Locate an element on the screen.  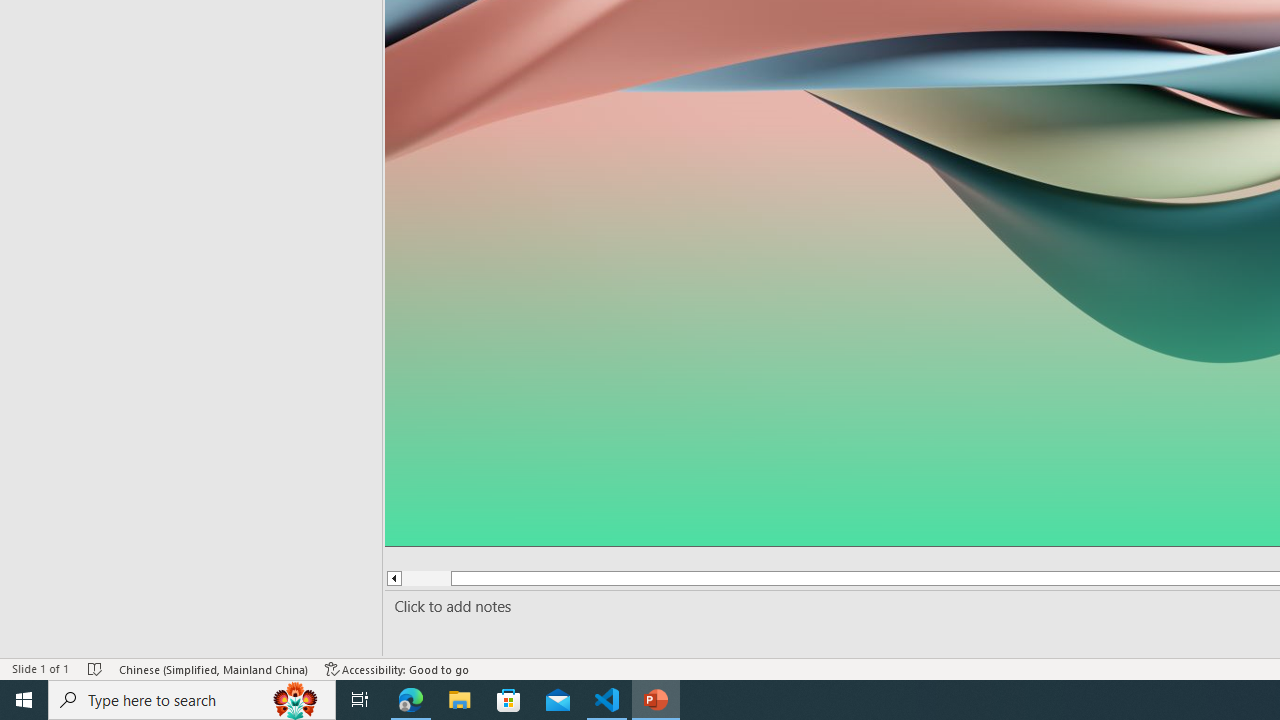
'Accessibility Checker Accessibility: Good to go' is located at coordinates (397, 669).